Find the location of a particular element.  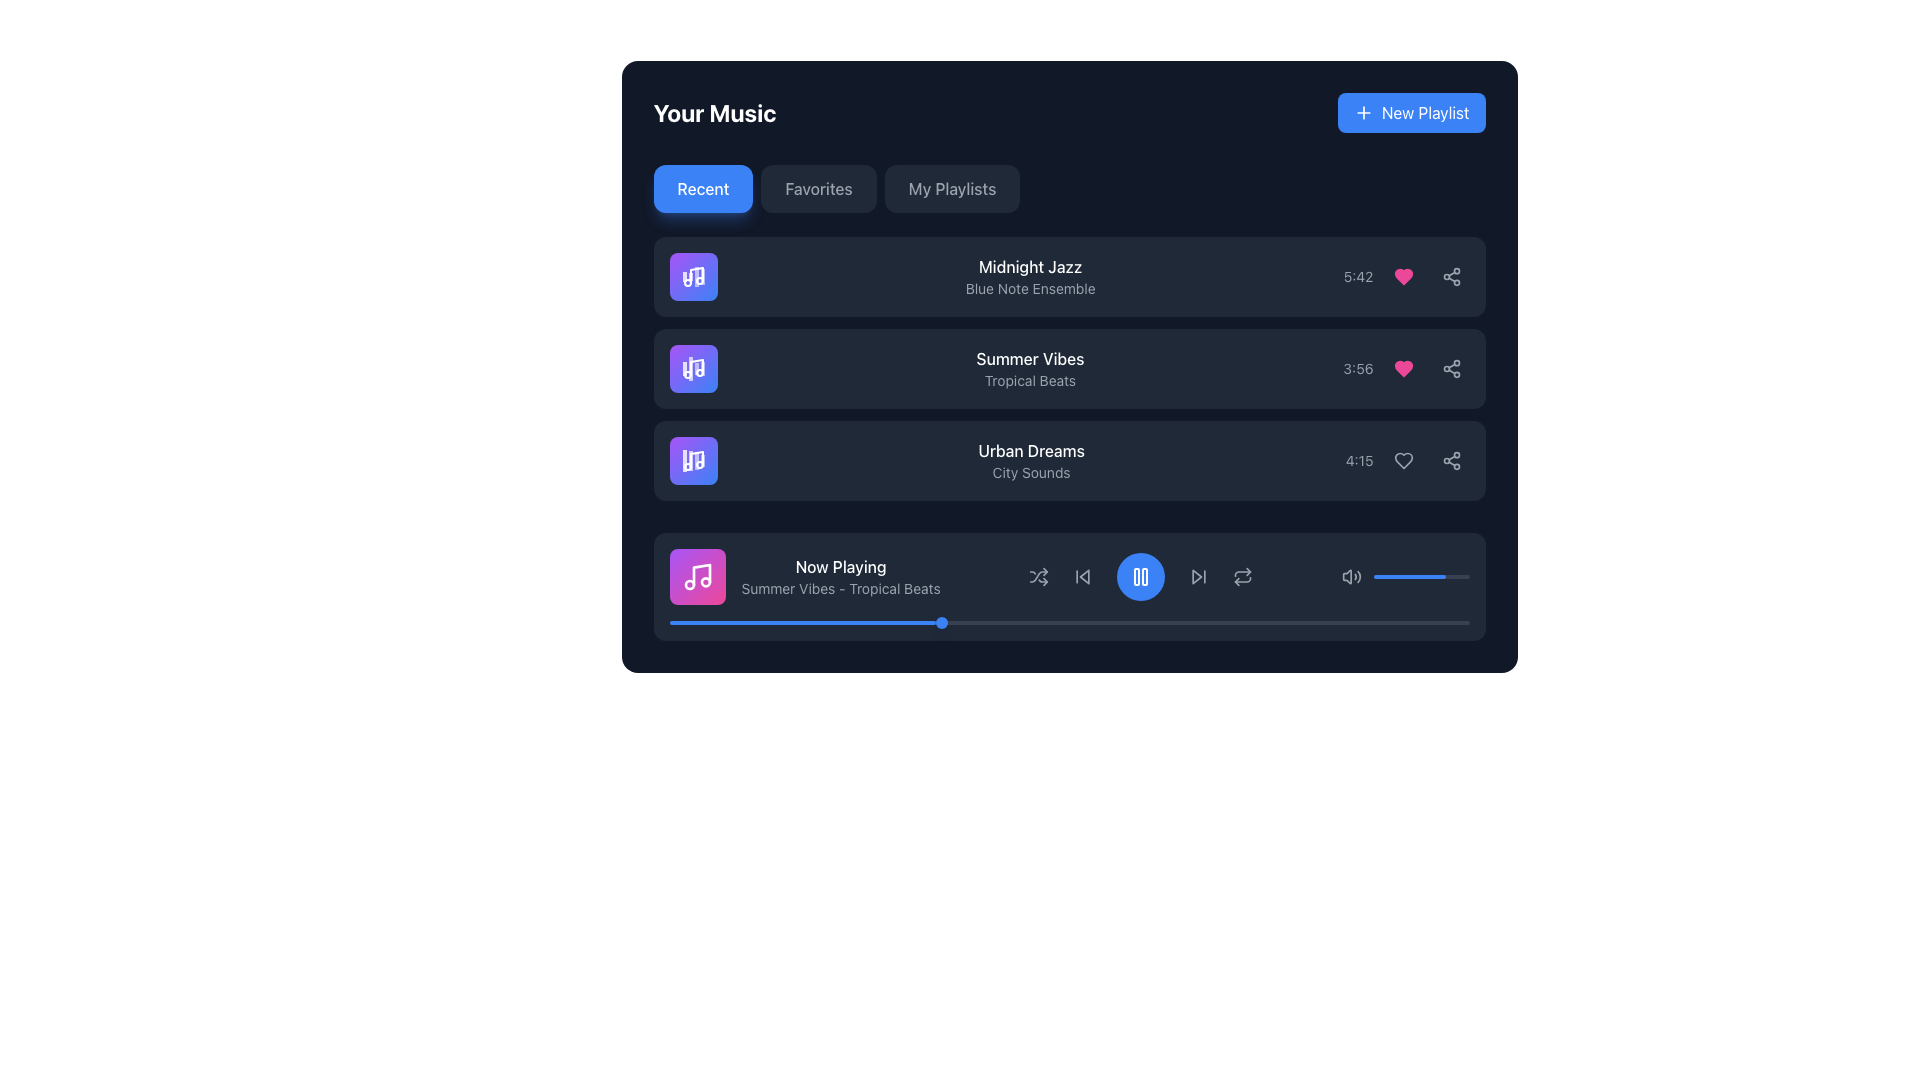

the 'My Playlists' button, which is a horizontally rectangular button with rounded corners is located at coordinates (951, 189).